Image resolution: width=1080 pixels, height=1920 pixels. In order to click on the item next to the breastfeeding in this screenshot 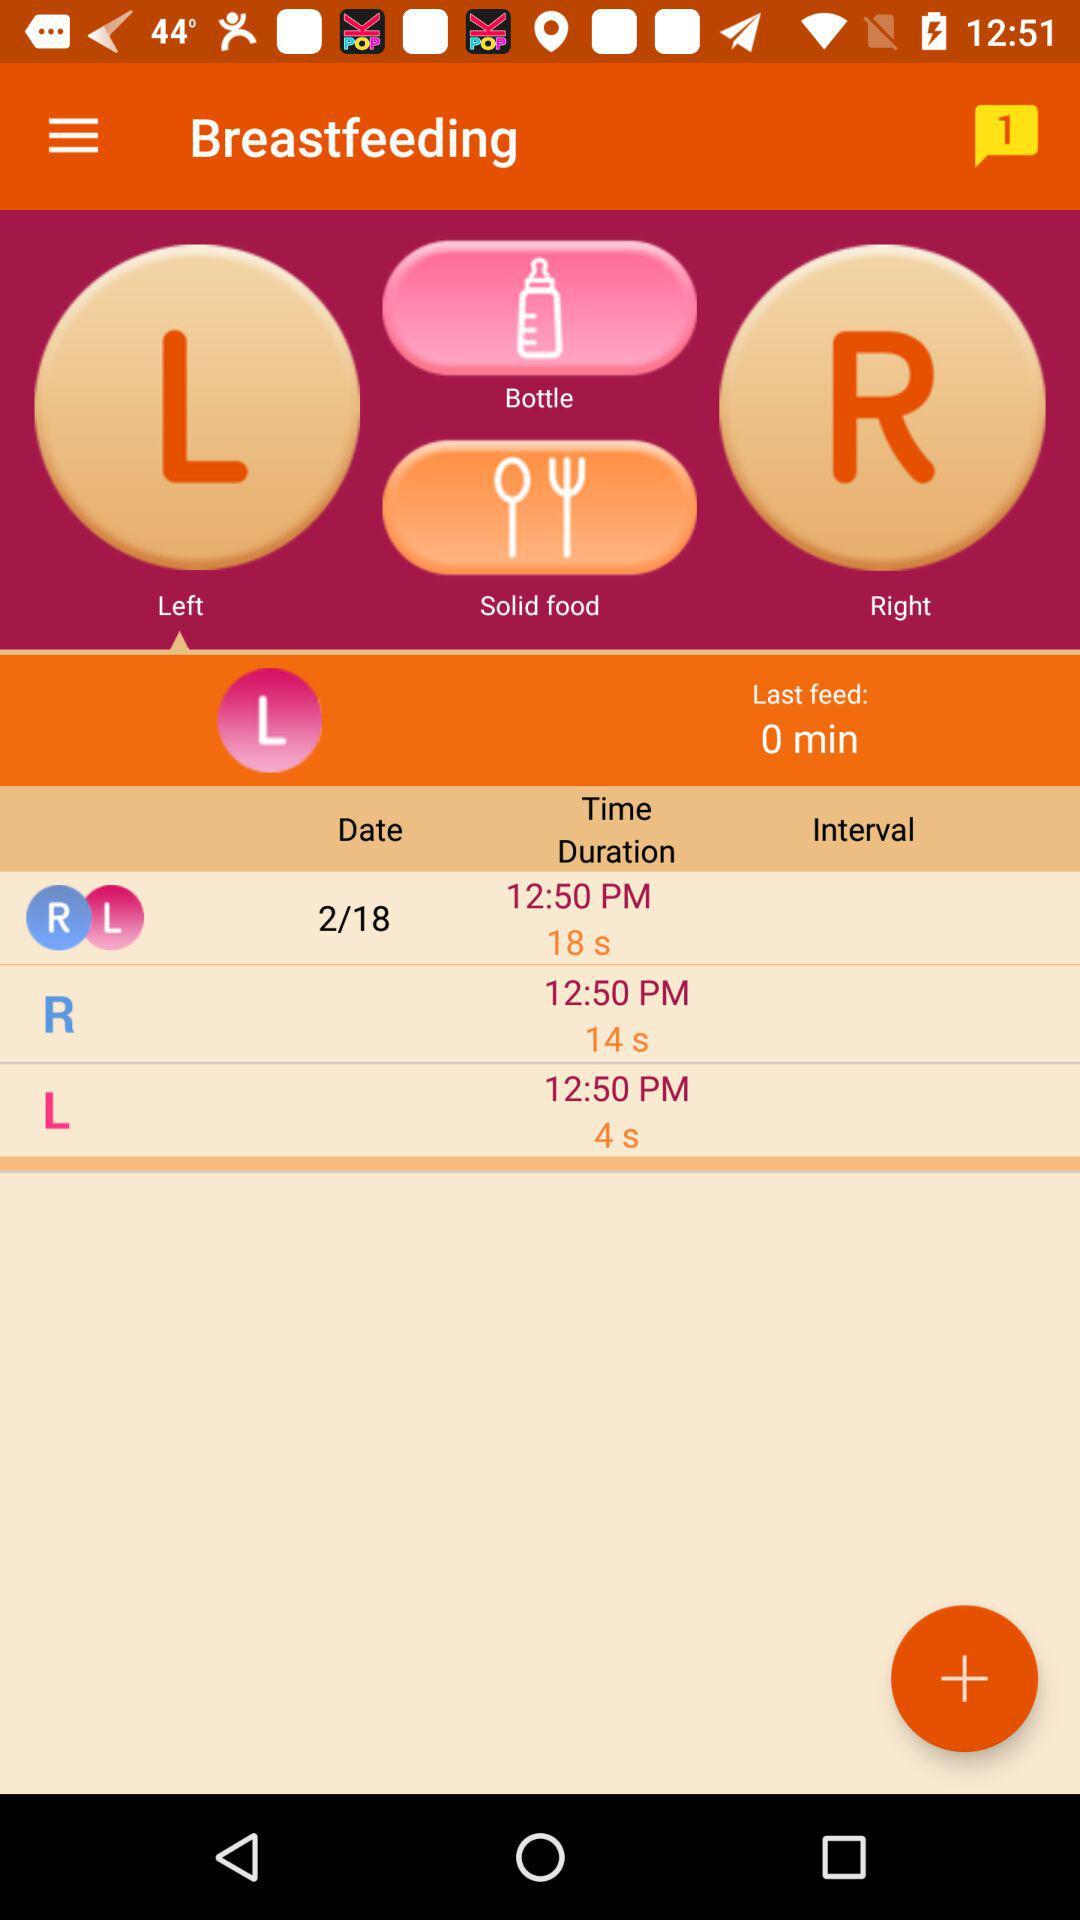, I will do `click(72, 135)`.